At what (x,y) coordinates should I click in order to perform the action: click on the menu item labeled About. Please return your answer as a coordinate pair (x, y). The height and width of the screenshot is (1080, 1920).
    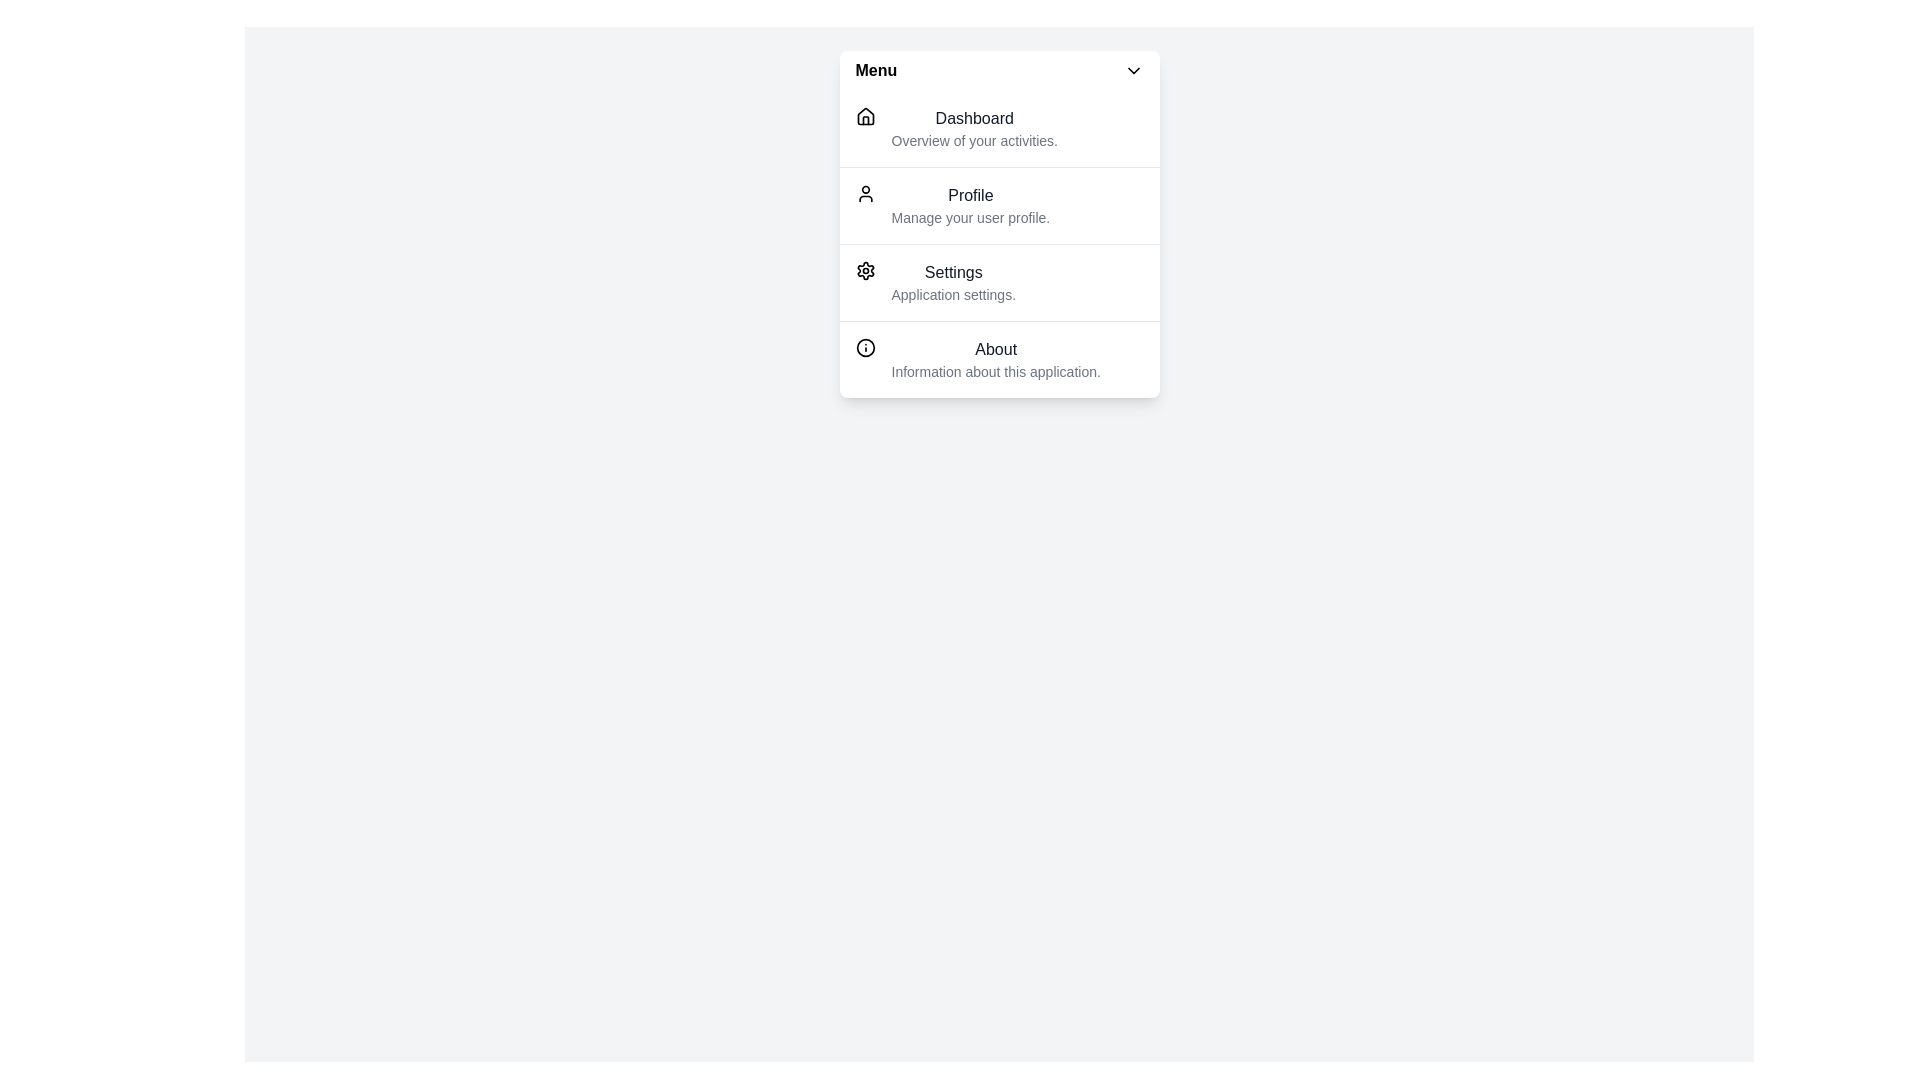
    Looking at the image, I should click on (999, 358).